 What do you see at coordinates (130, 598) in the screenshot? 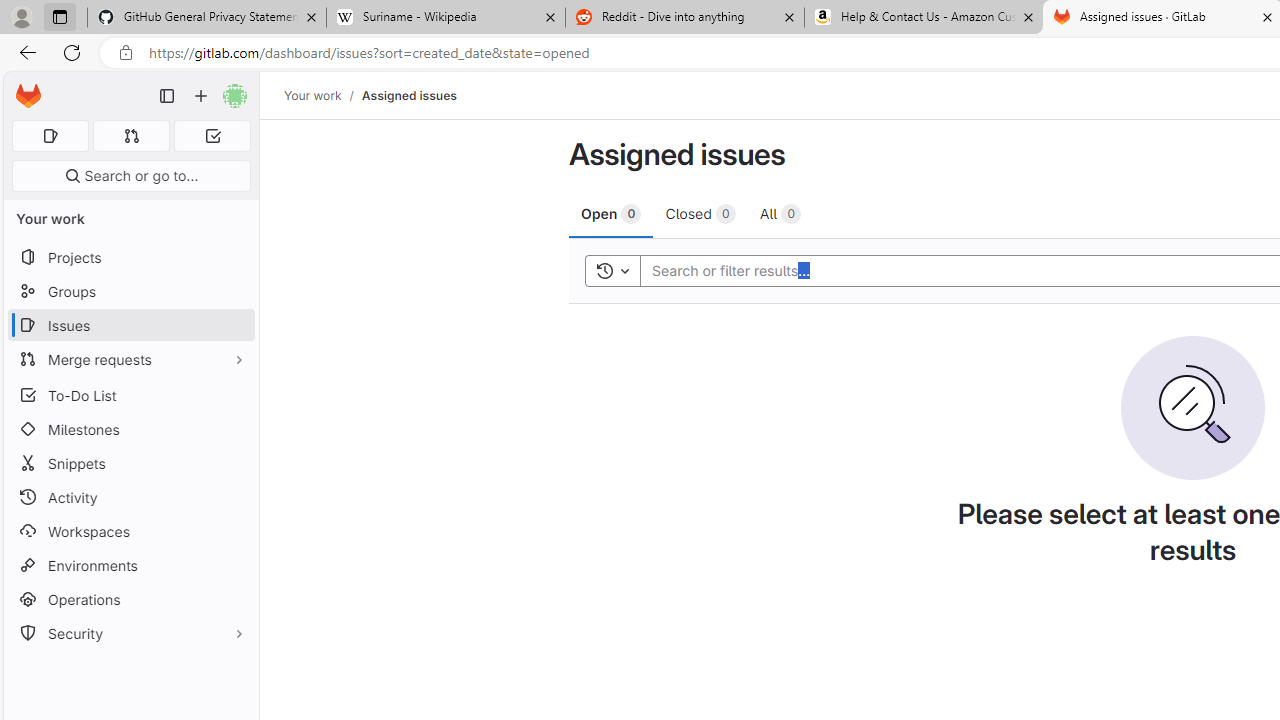
I see `'Operations'` at bounding box center [130, 598].